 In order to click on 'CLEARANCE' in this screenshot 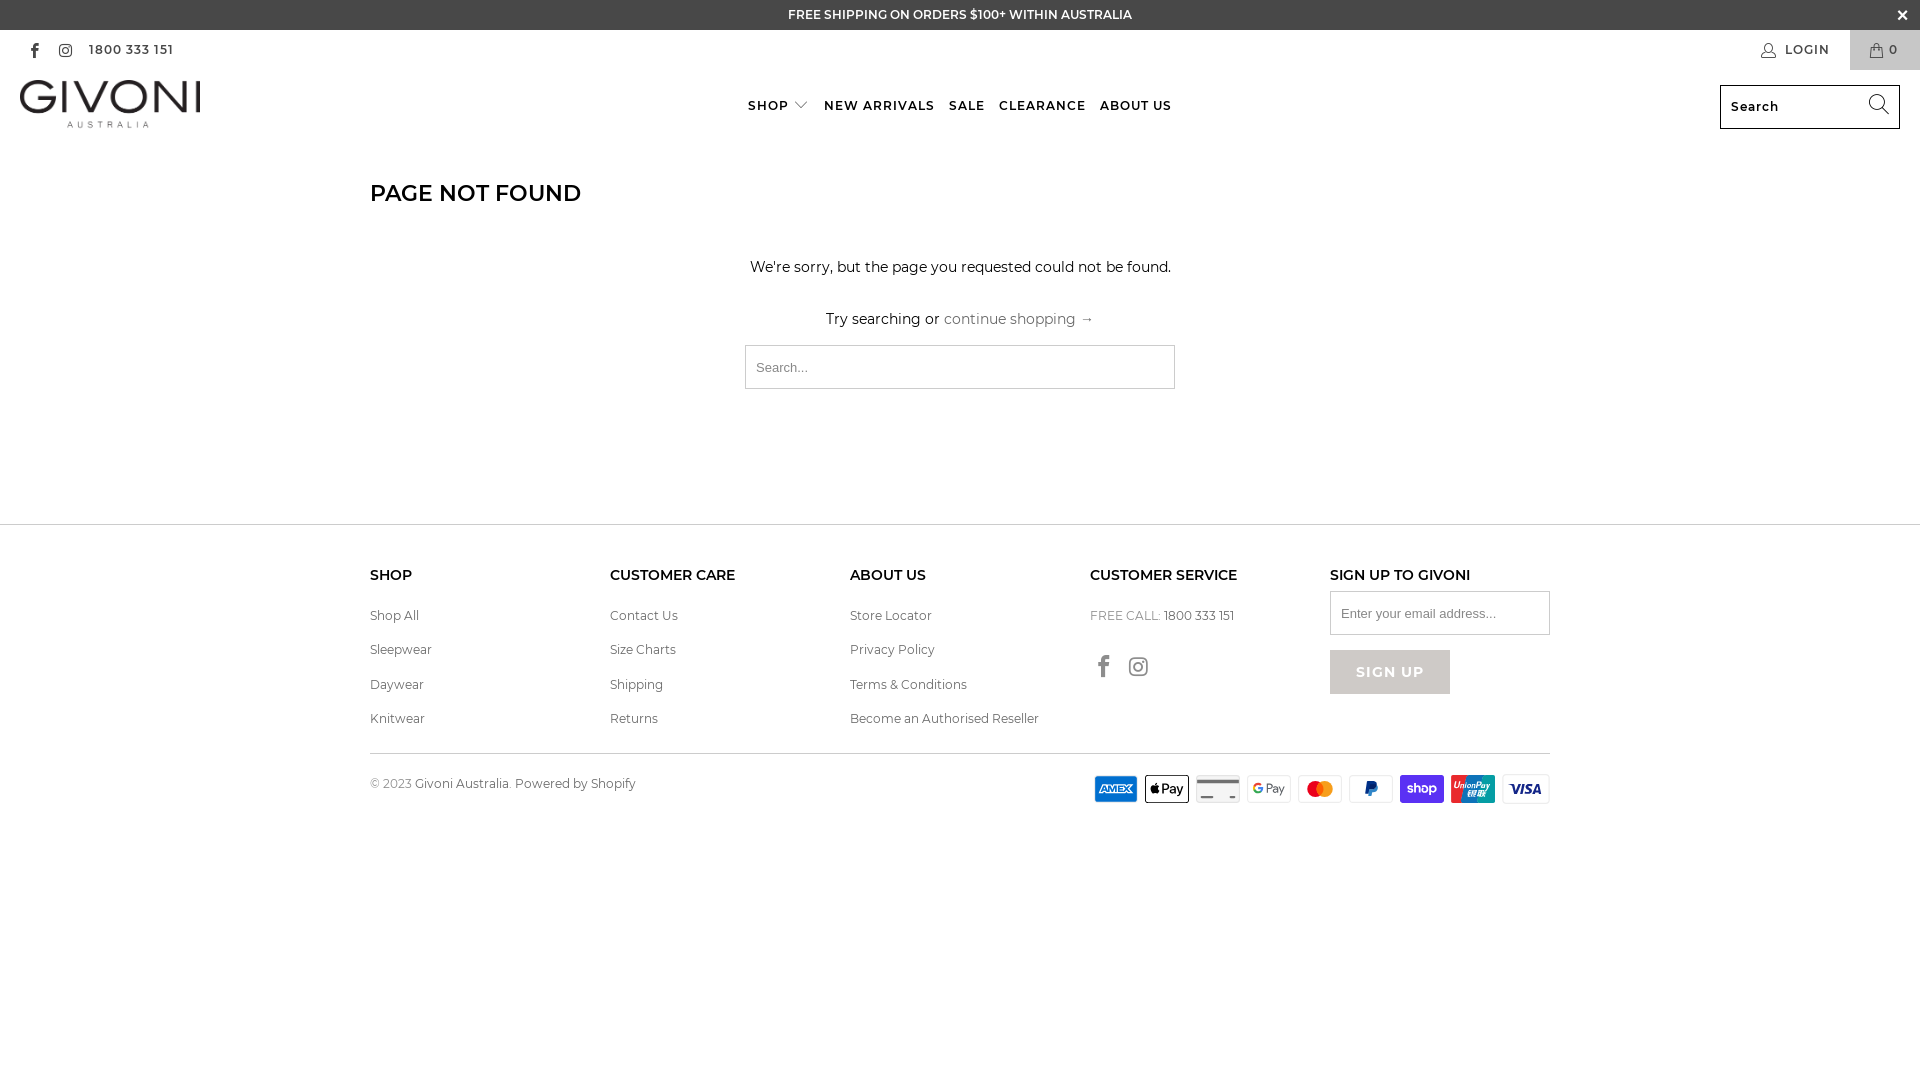, I will do `click(1041, 106)`.